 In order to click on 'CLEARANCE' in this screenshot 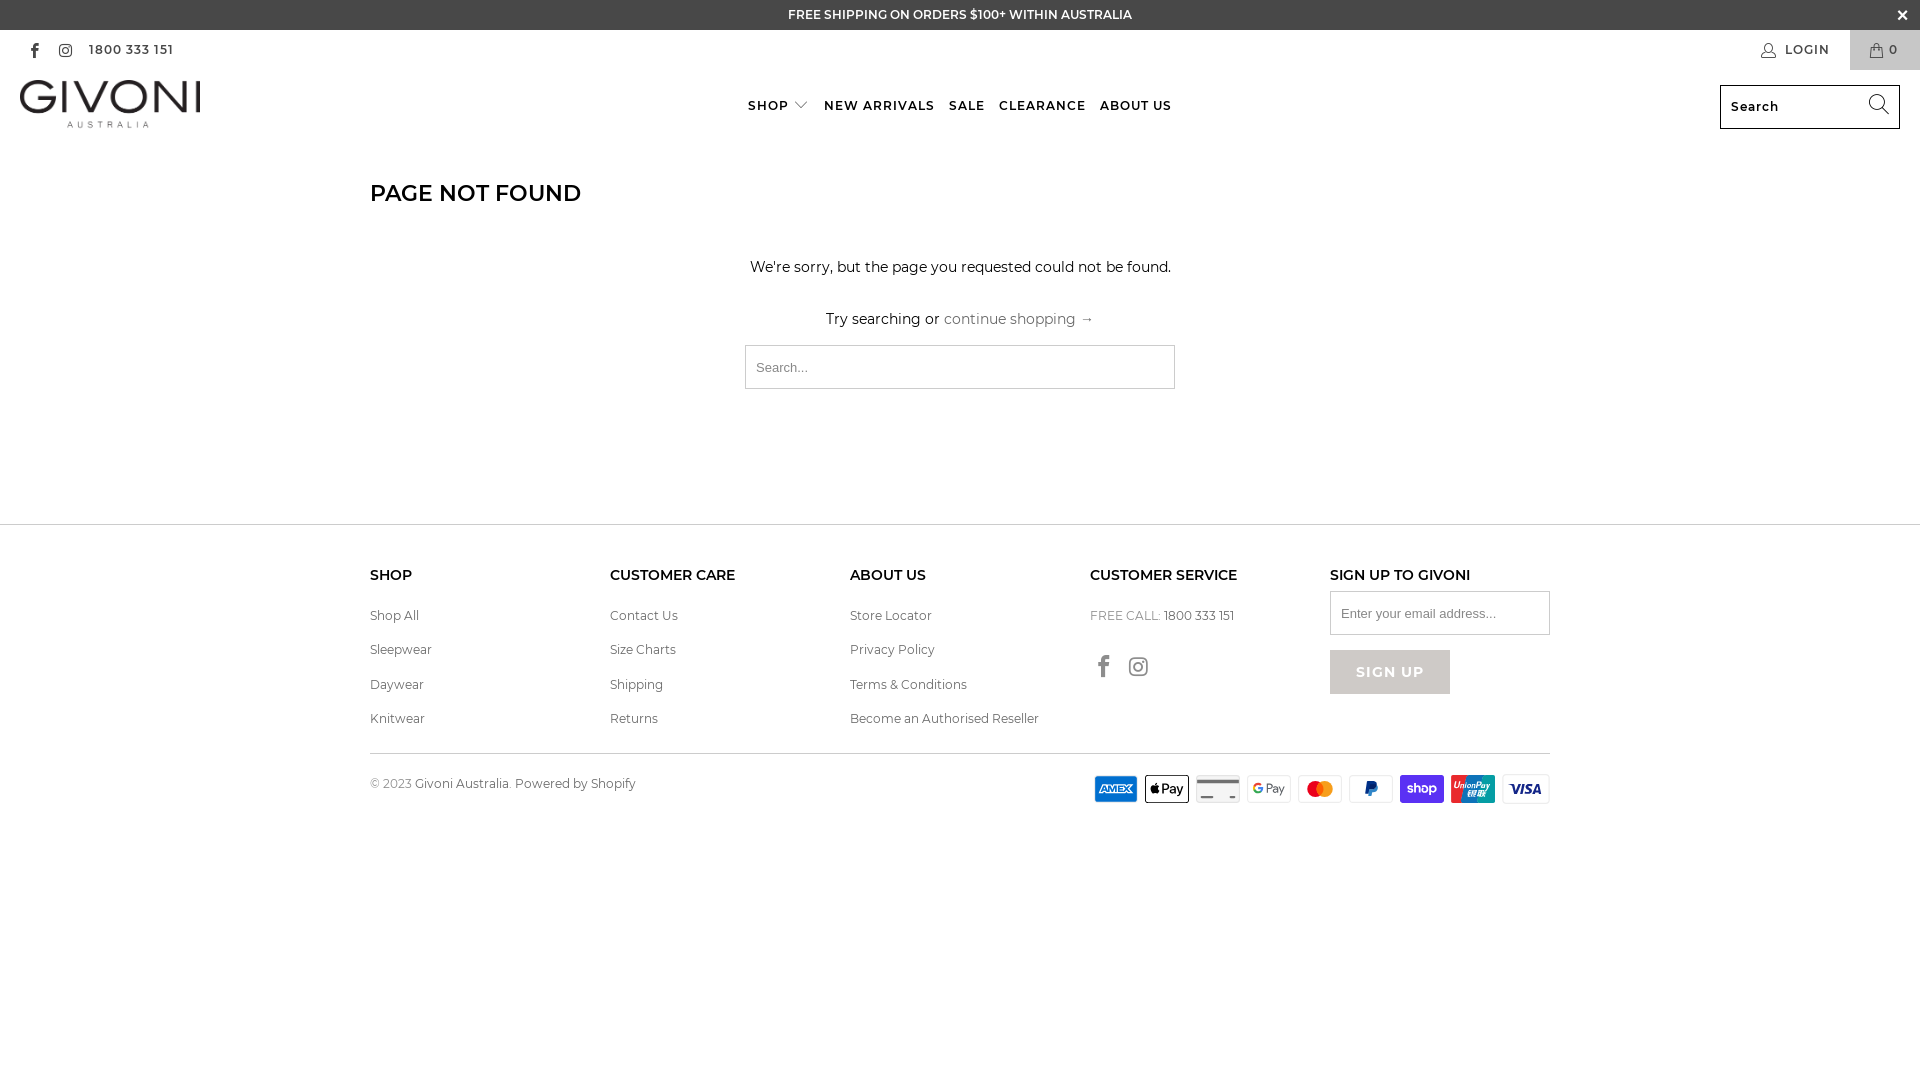, I will do `click(1041, 106)`.